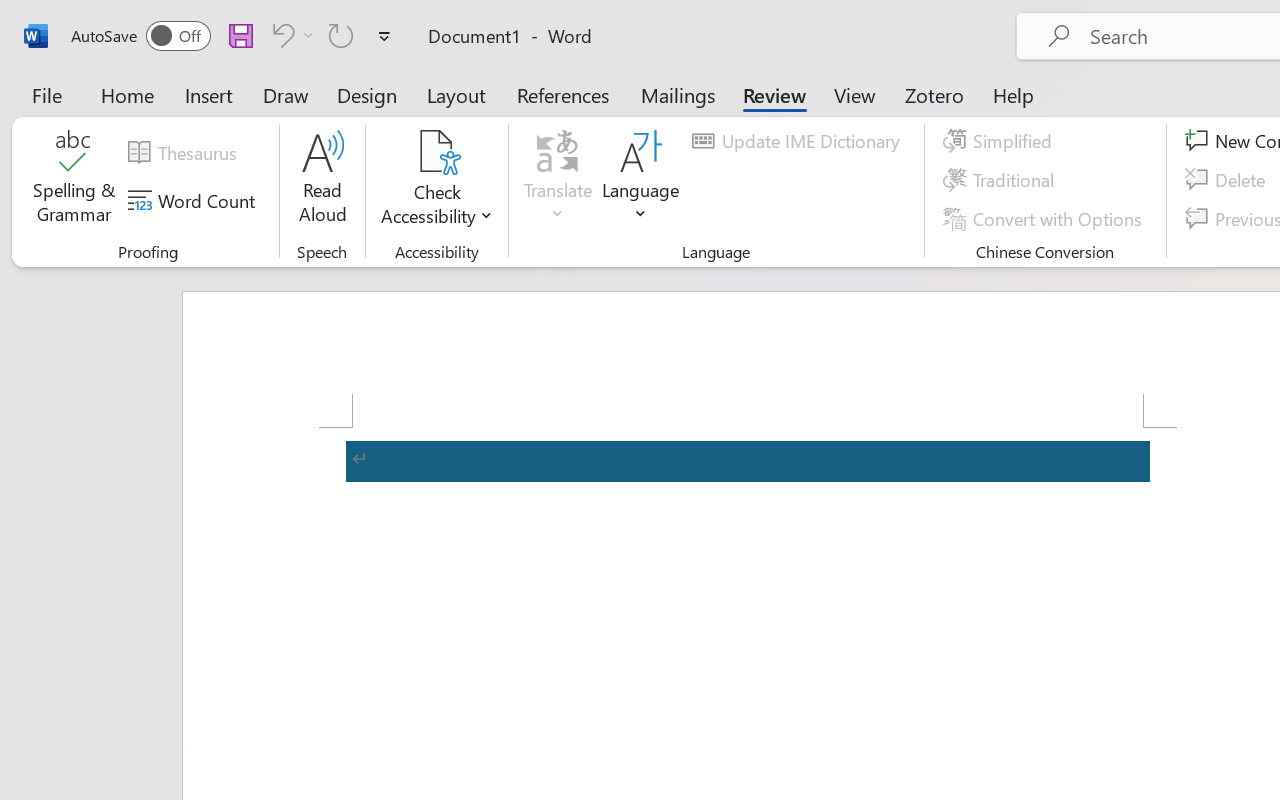 Image resolution: width=1280 pixels, height=800 pixels. What do you see at coordinates (1044, 218) in the screenshot?
I see `'Convert with Options...'` at bounding box center [1044, 218].